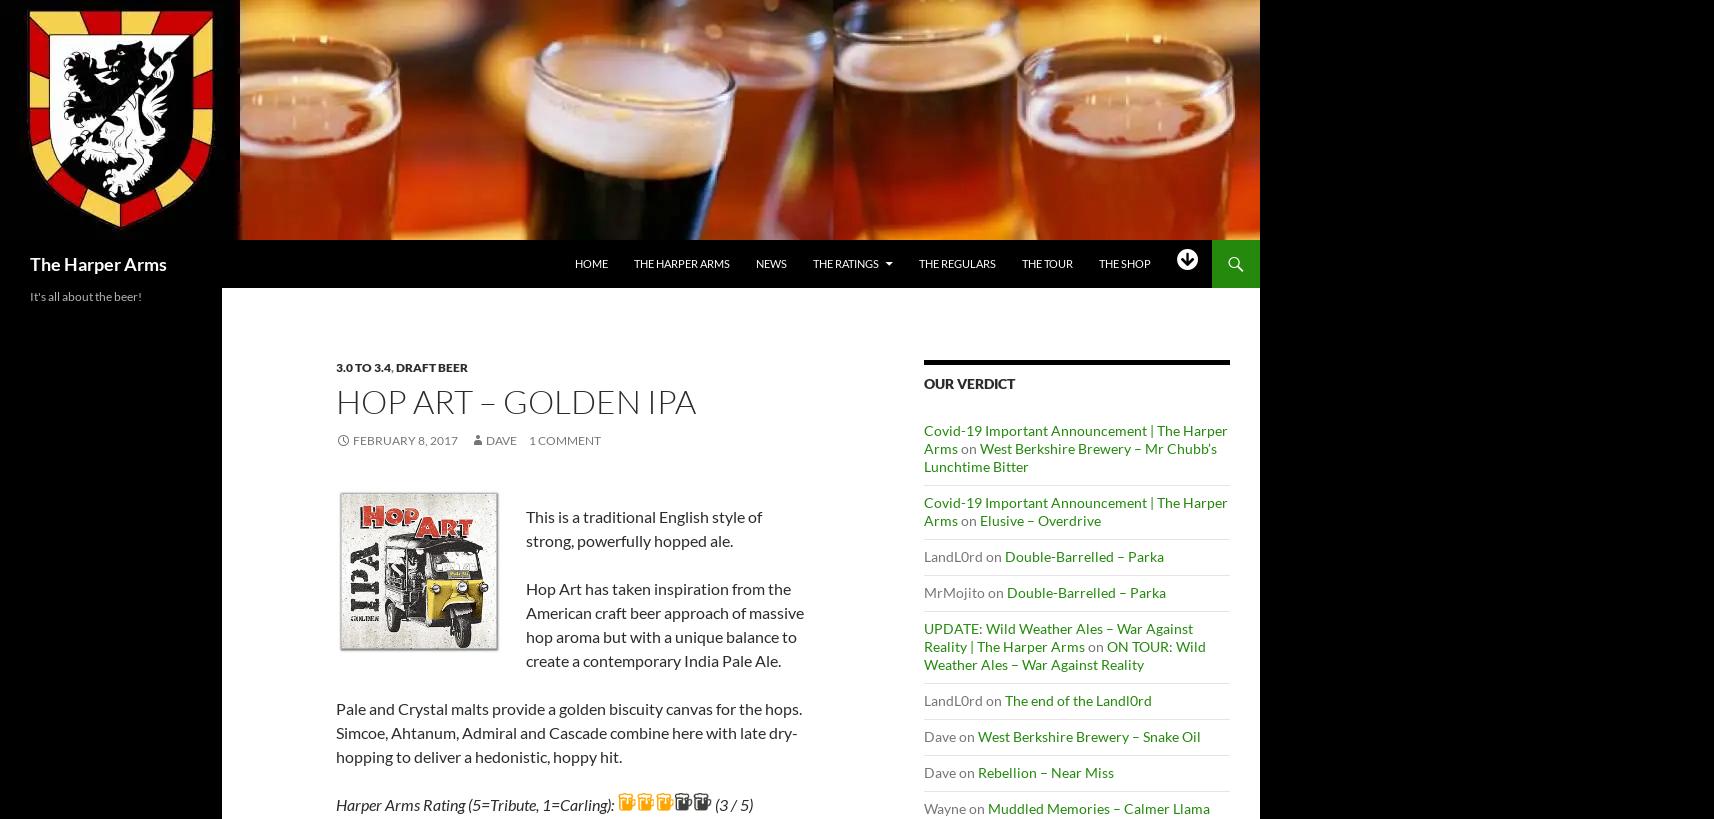  I want to click on 'West Berkshire Brewery – Mr Chubb’s Lunchtime Bitter', so click(1070, 457).